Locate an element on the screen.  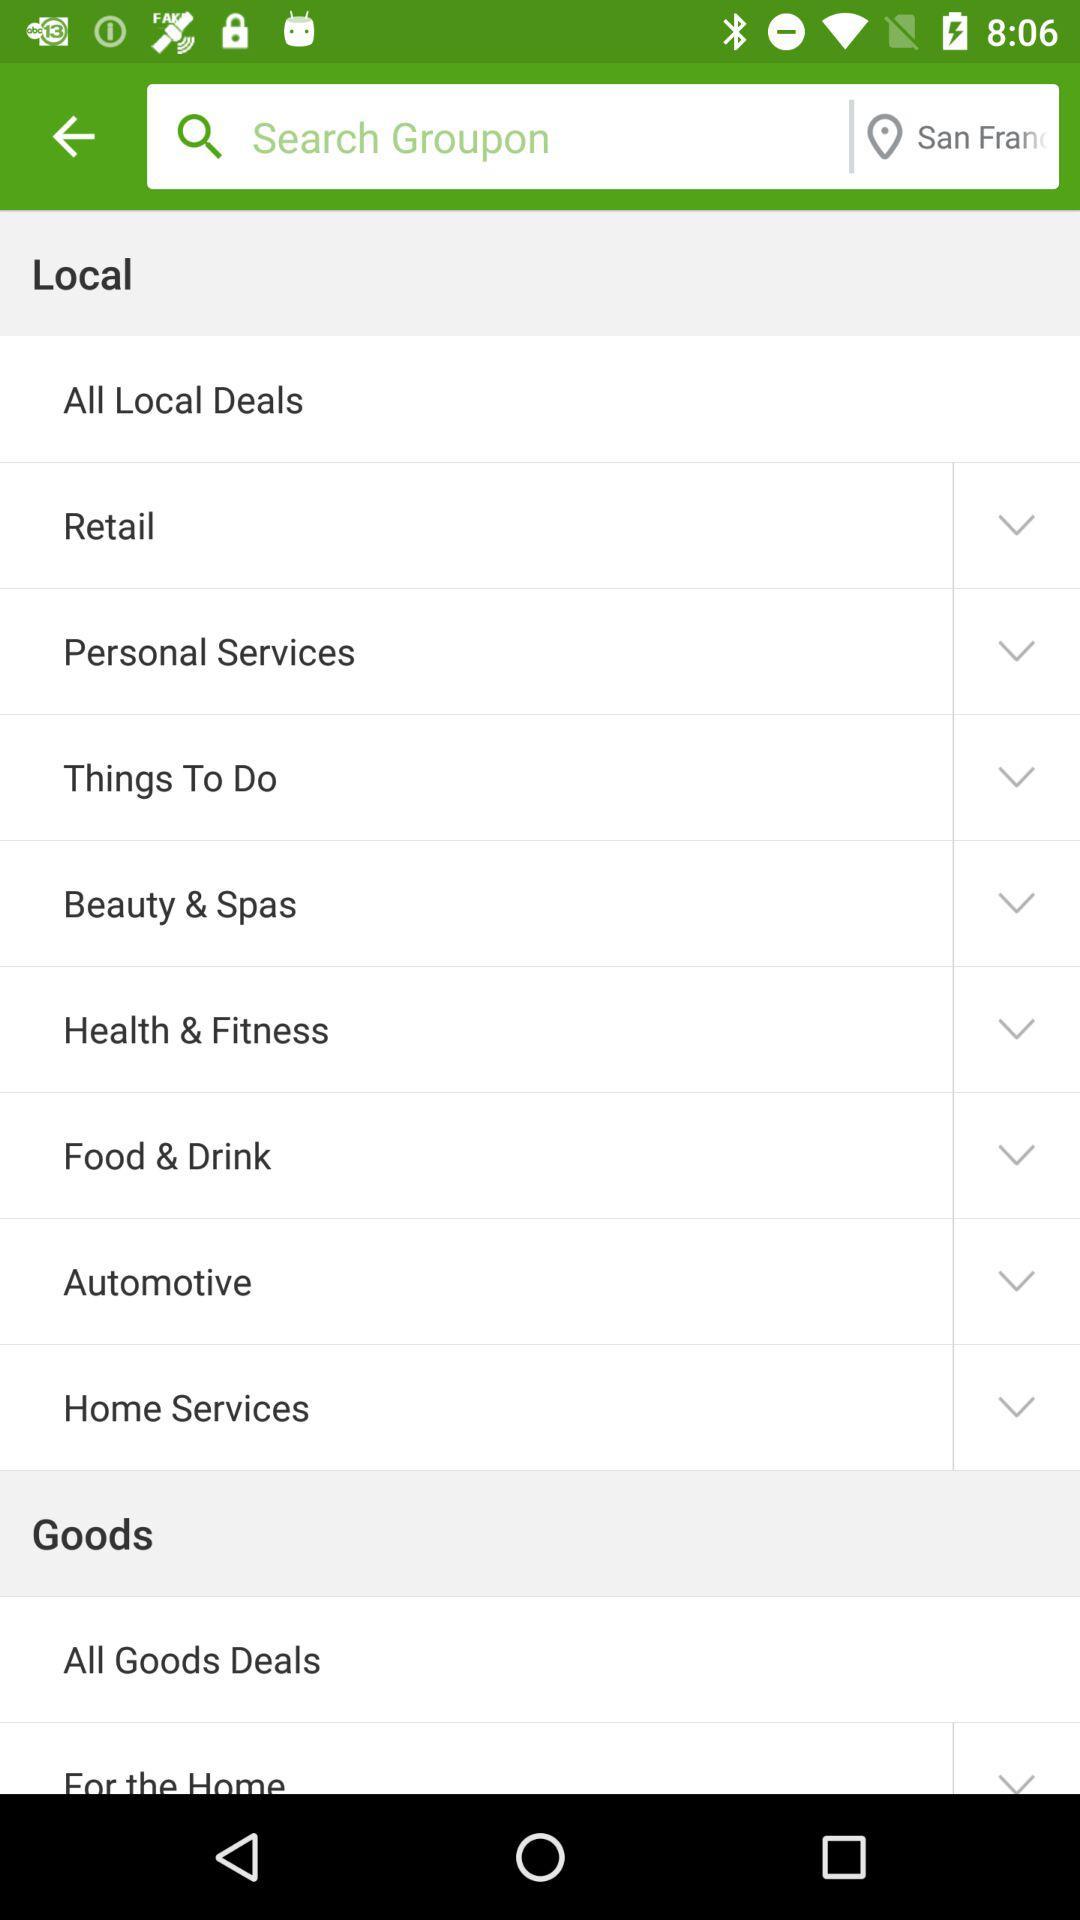
search groupon is located at coordinates (545, 135).